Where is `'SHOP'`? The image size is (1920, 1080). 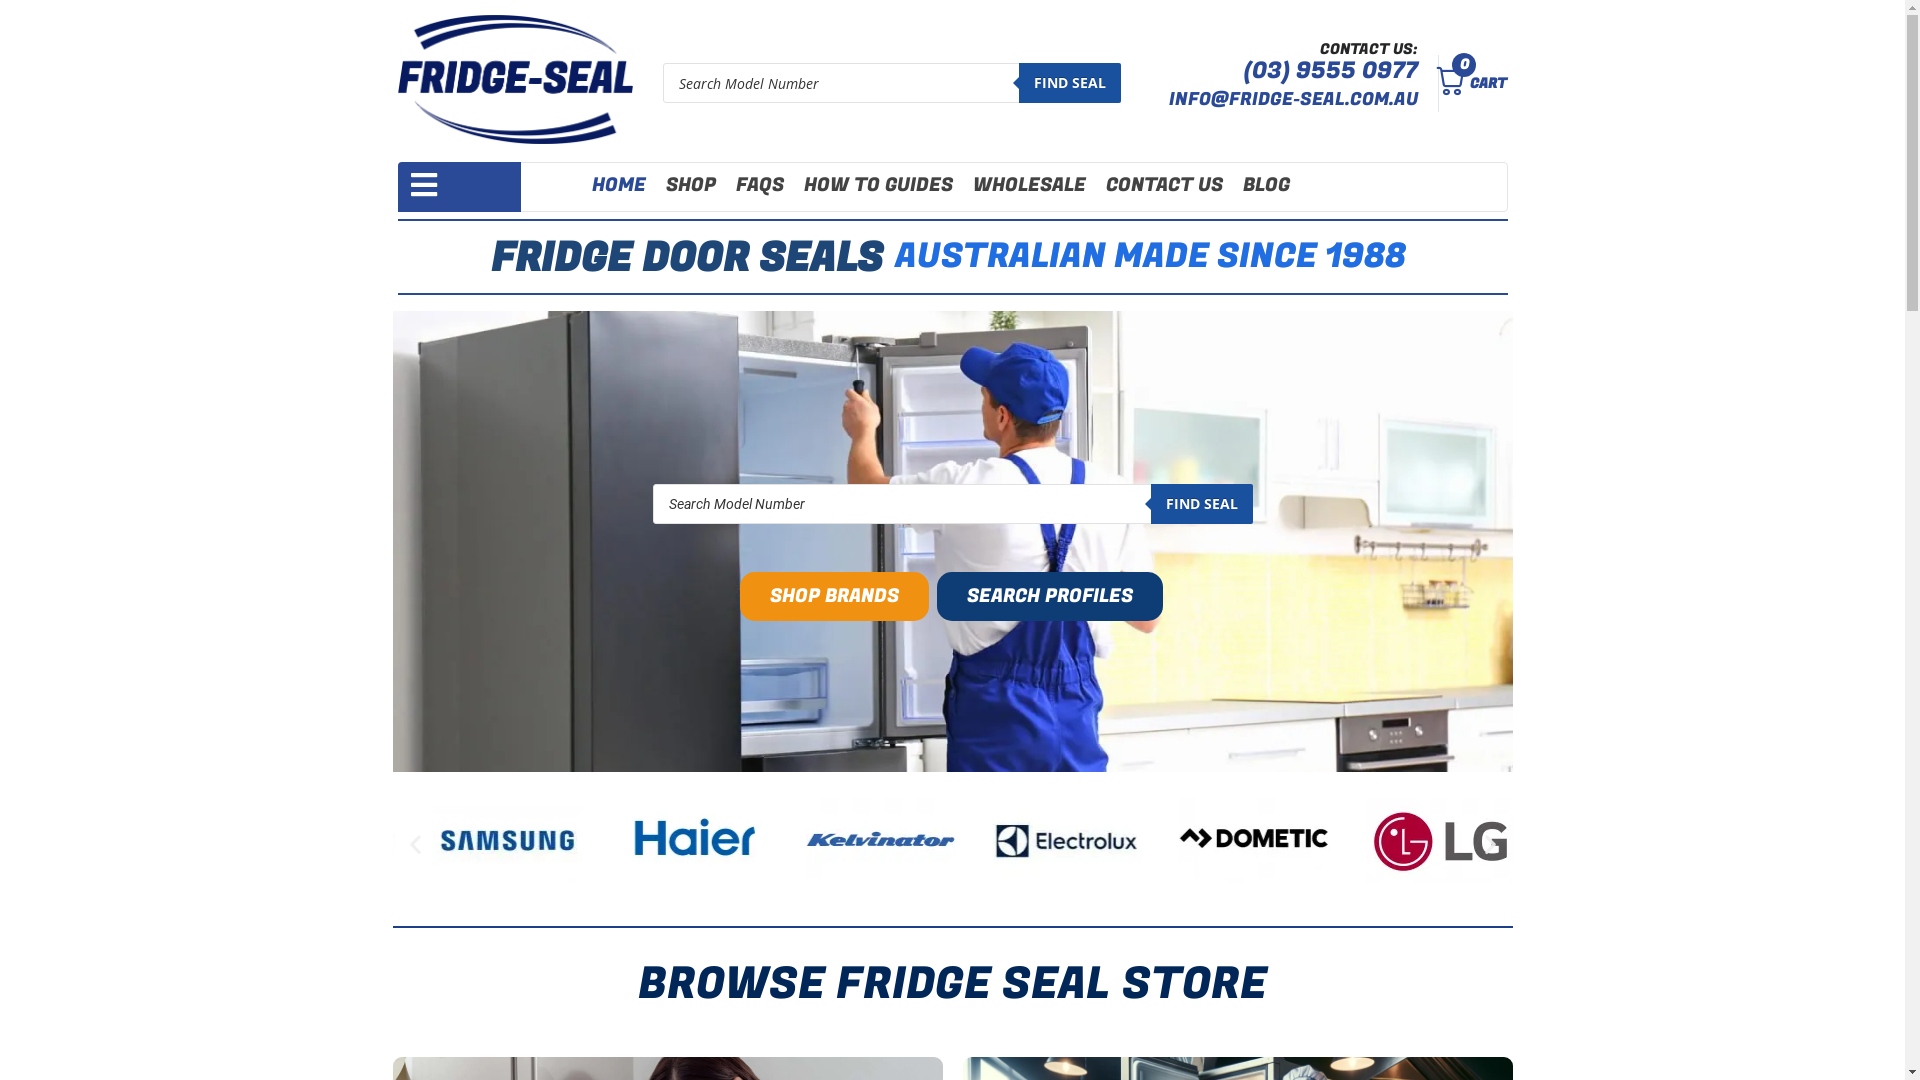
'SHOP' is located at coordinates (691, 185).